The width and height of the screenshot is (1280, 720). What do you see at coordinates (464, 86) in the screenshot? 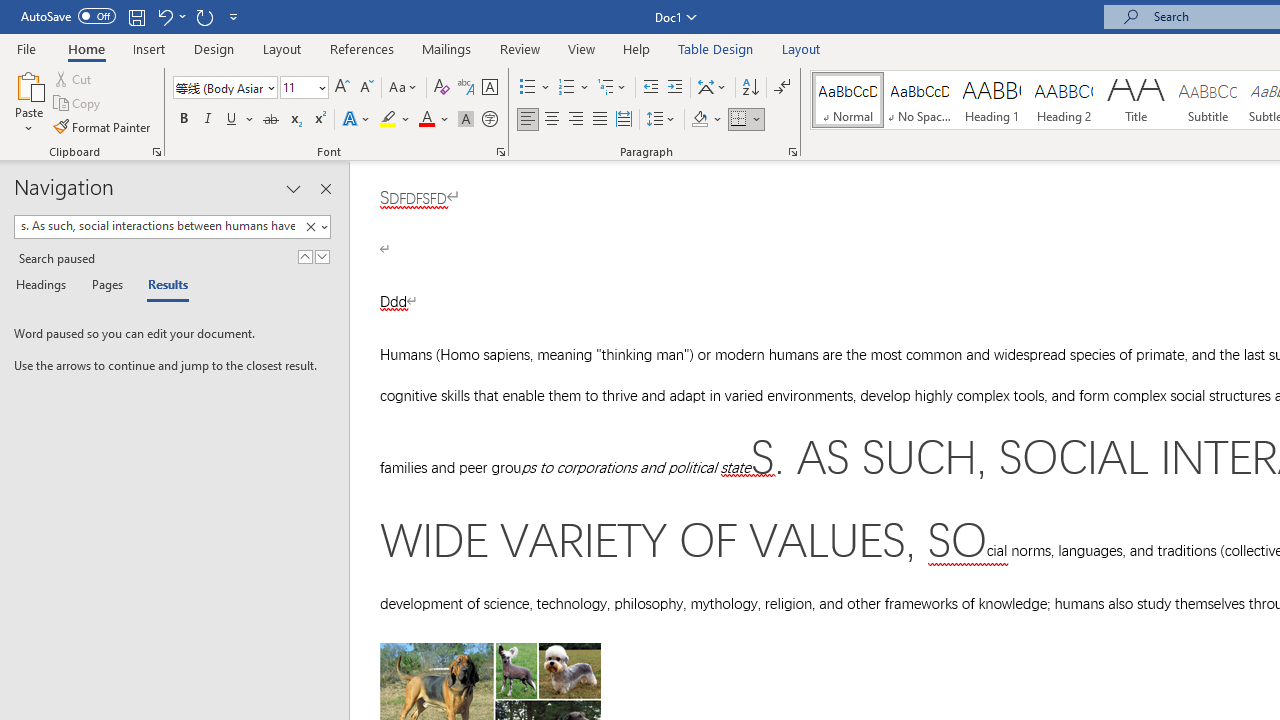
I see `'Phonetic Guide...'` at bounding box center [464, 86].